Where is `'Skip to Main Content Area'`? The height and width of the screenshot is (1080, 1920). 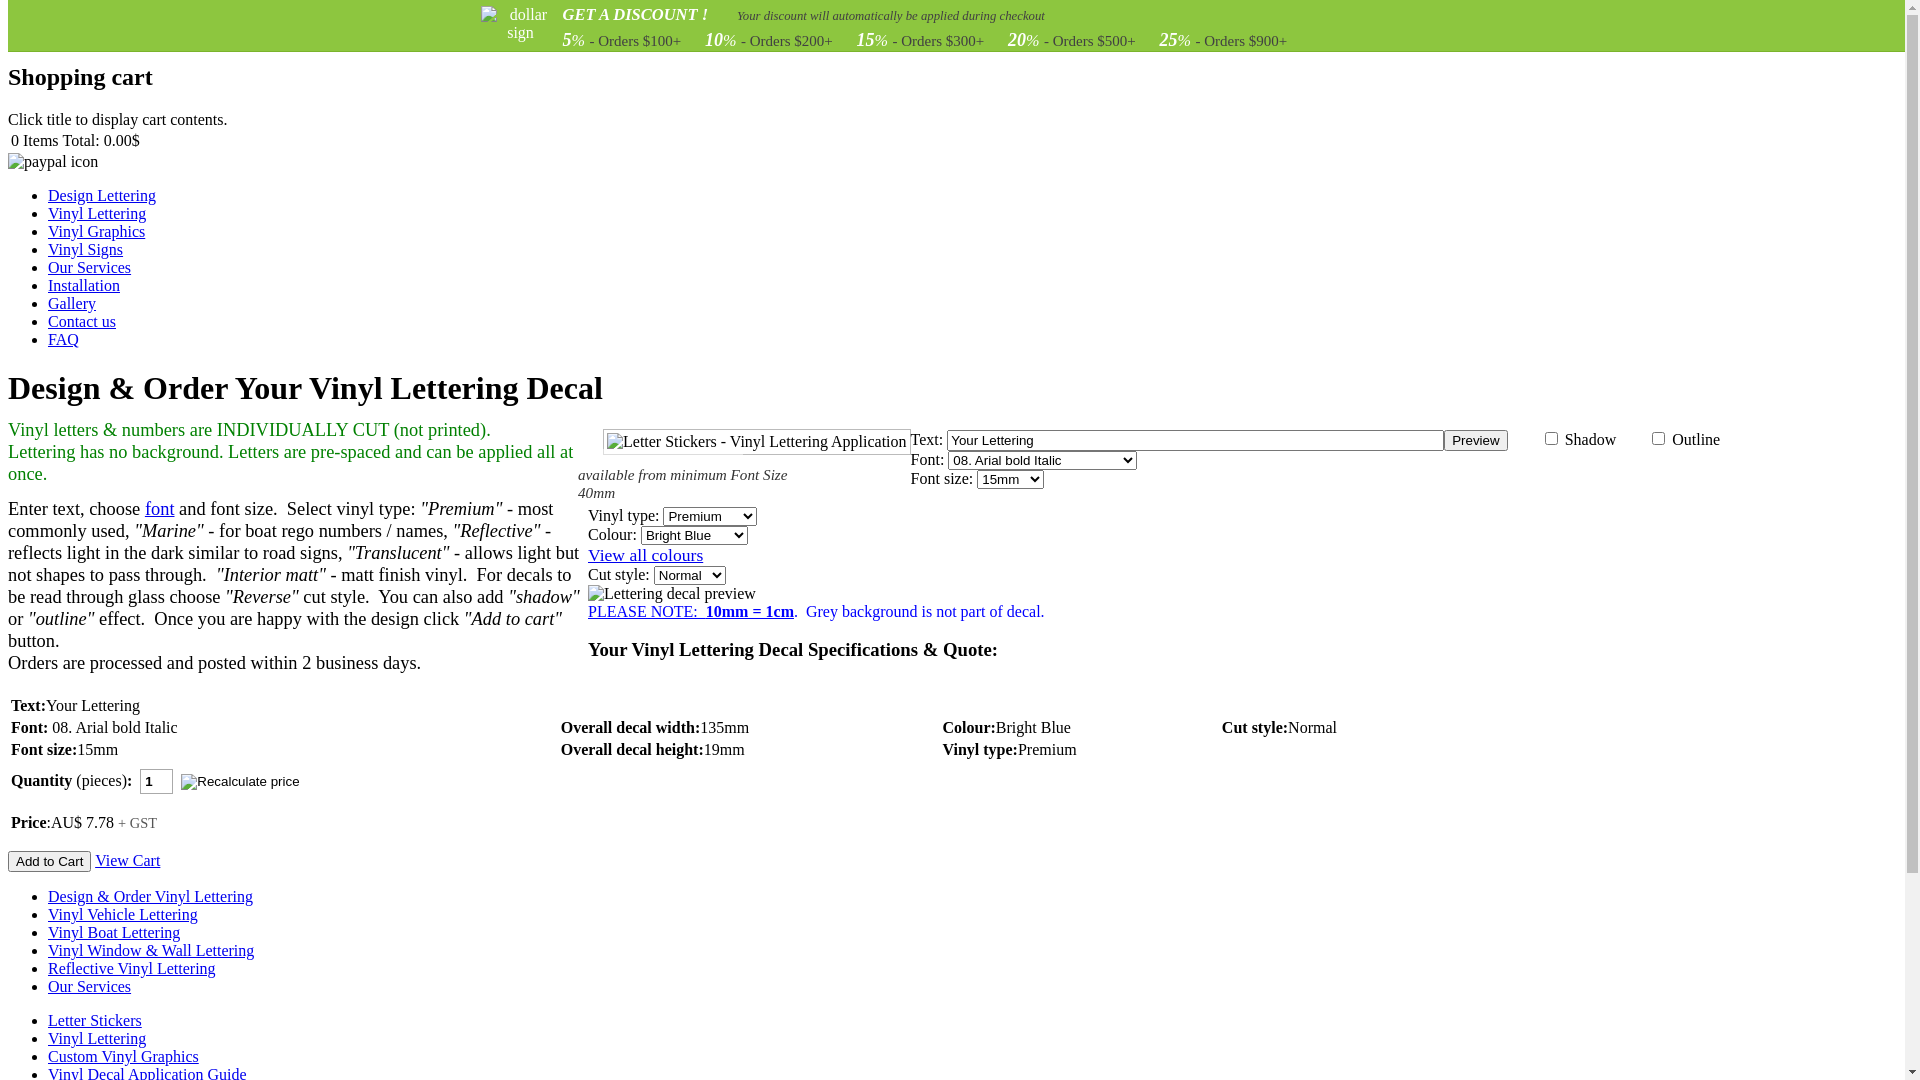
'Skip to Main Content Area' is located at coordinates (93, 16).